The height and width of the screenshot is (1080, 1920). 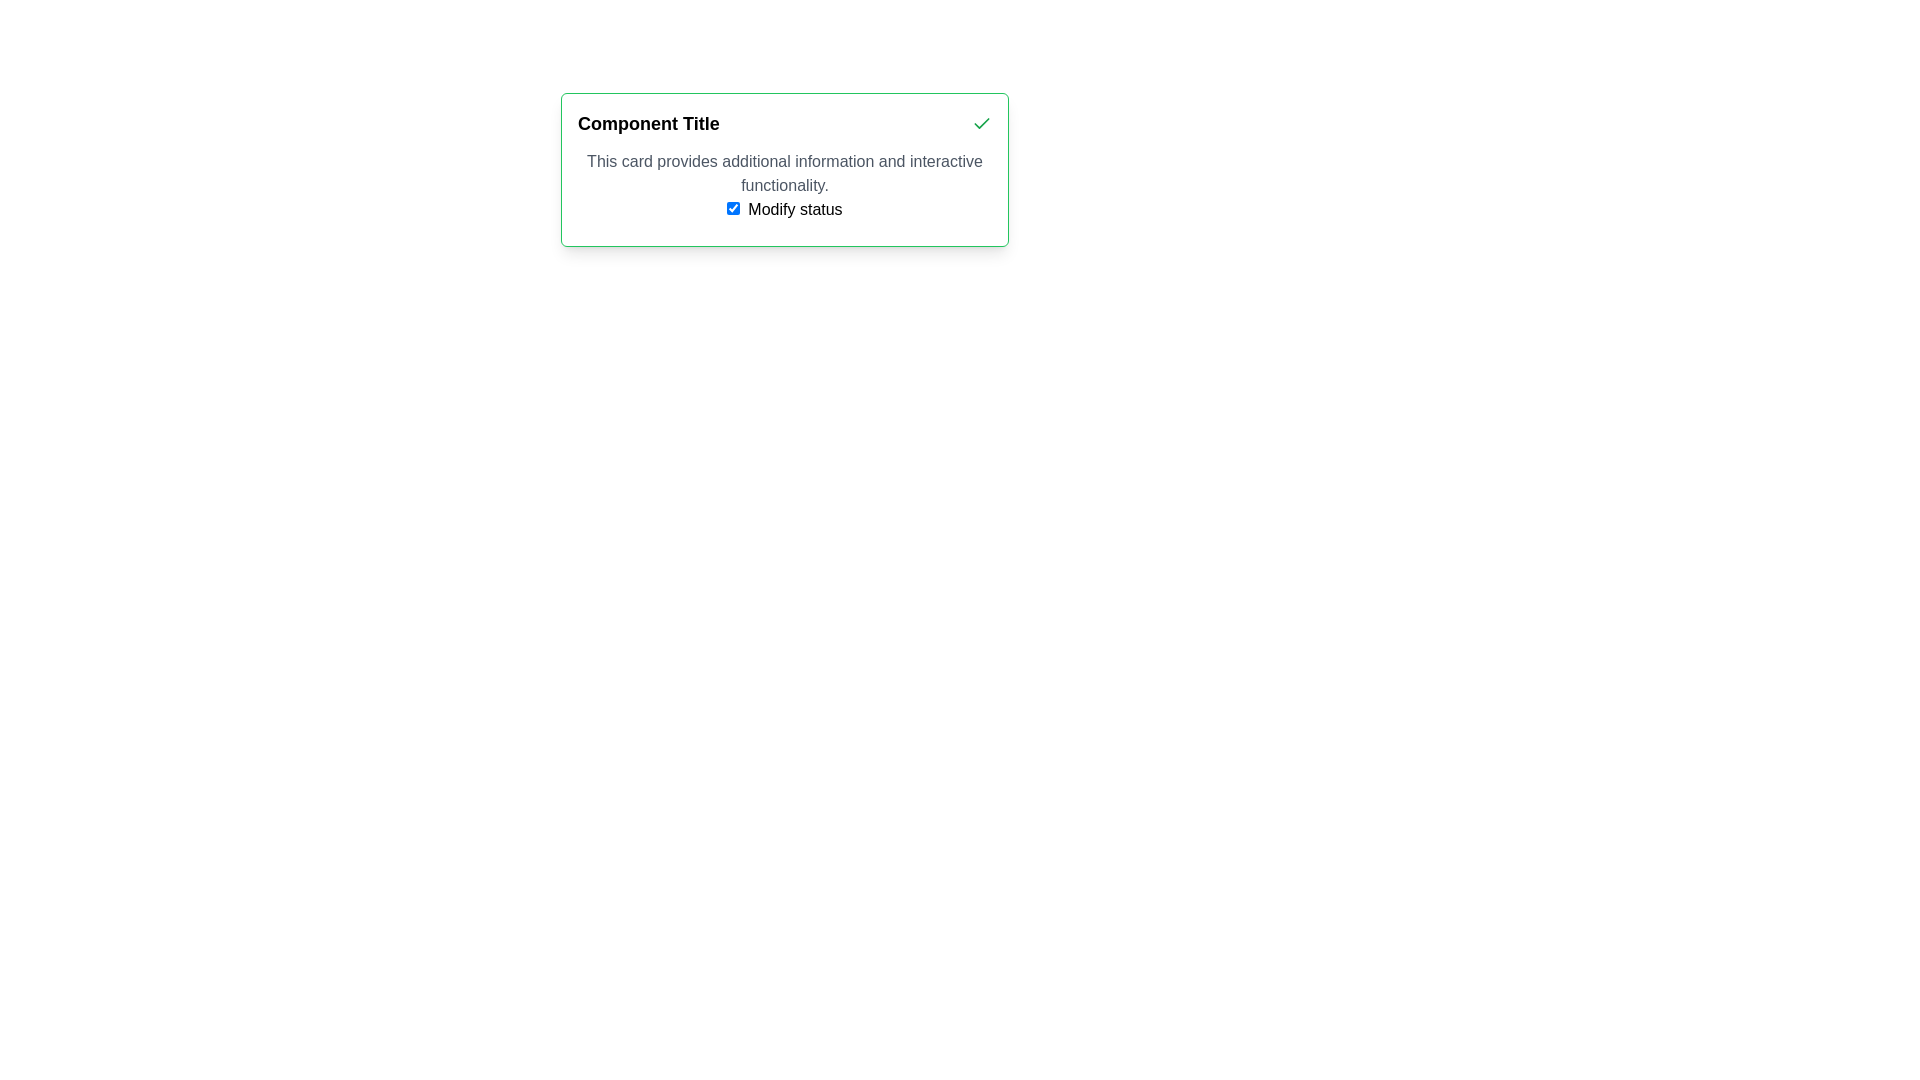 What do you see at coordinates (794, 209) in the screenshot?
I see `the 'Modify status' label to associate it with the checkbox functionality in the second row of elements in the card component` at bounding box center [794, 209].